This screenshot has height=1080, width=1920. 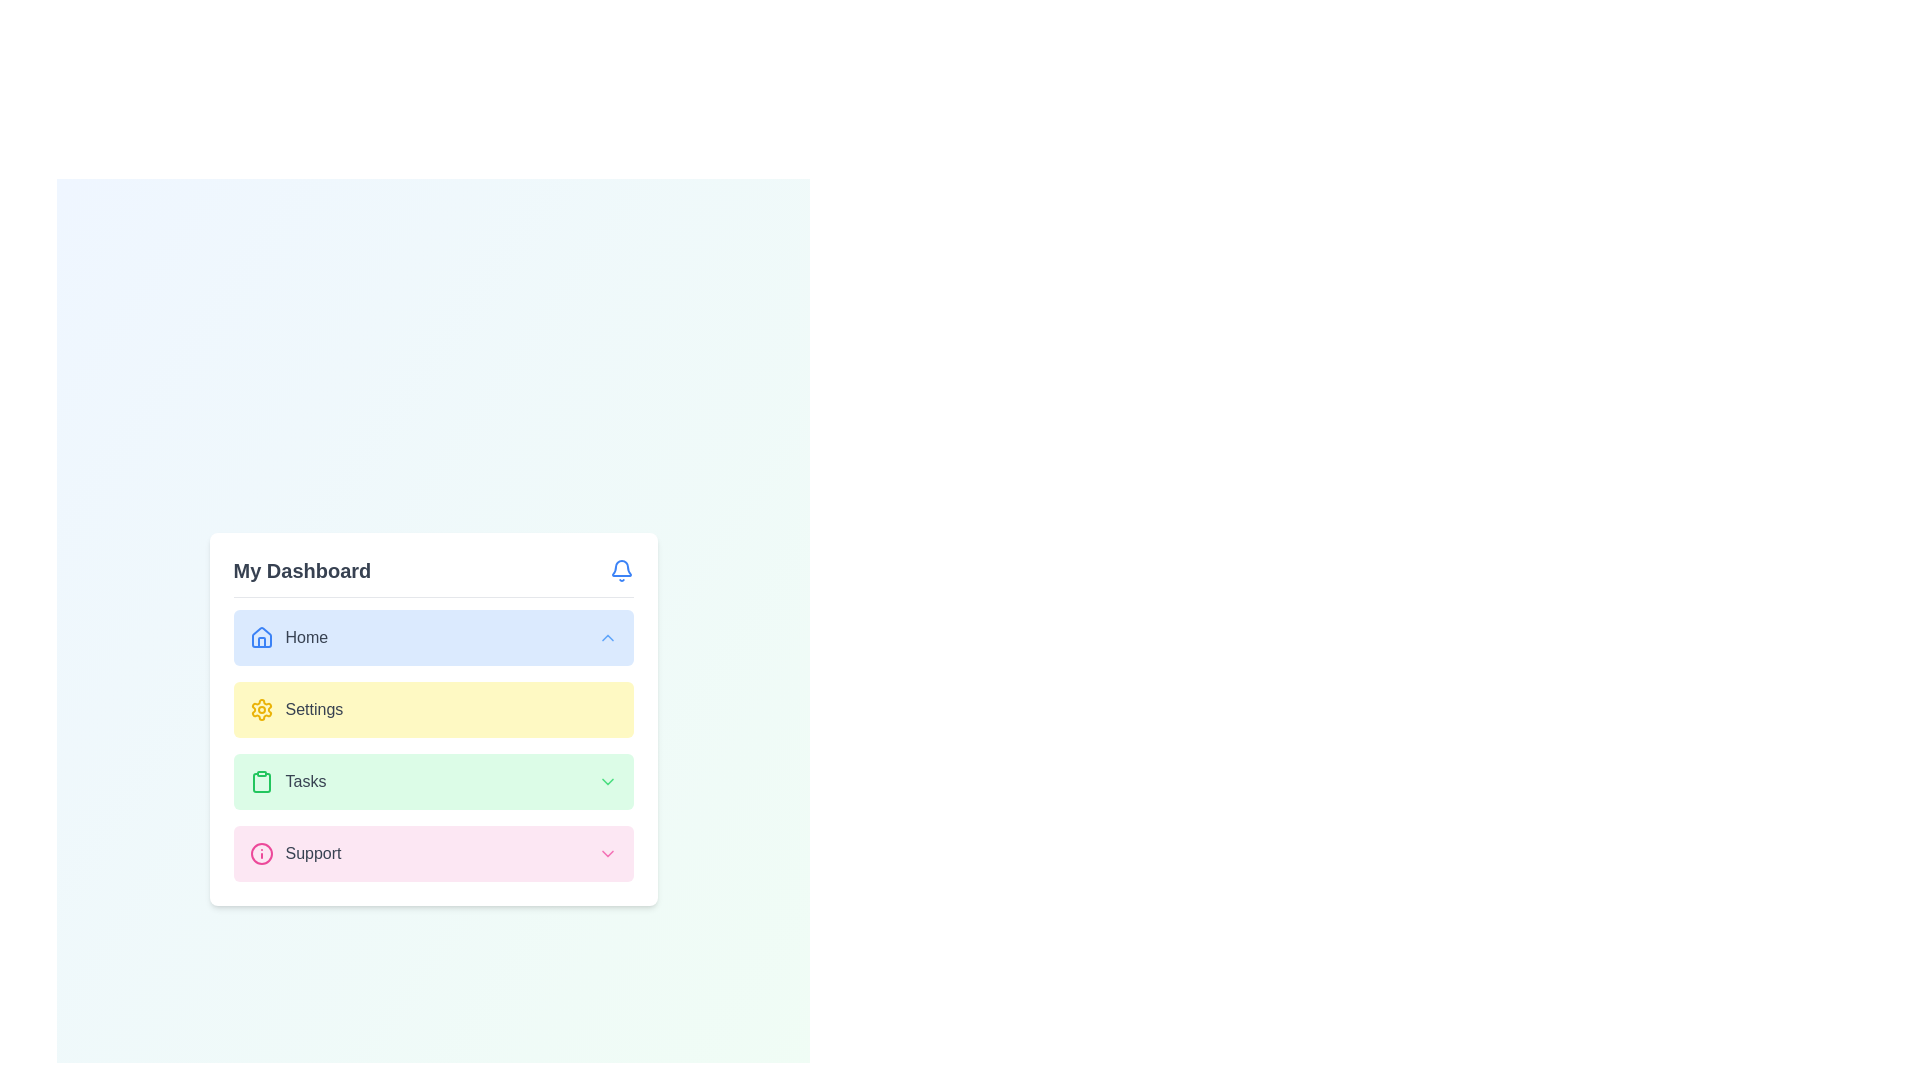 What do you see at coordinates (606, 780) in the screenshot?
I see `the green chevron-down icon located at the rightmost side of the 'Tasks' section` at bounding box center [606, 780].